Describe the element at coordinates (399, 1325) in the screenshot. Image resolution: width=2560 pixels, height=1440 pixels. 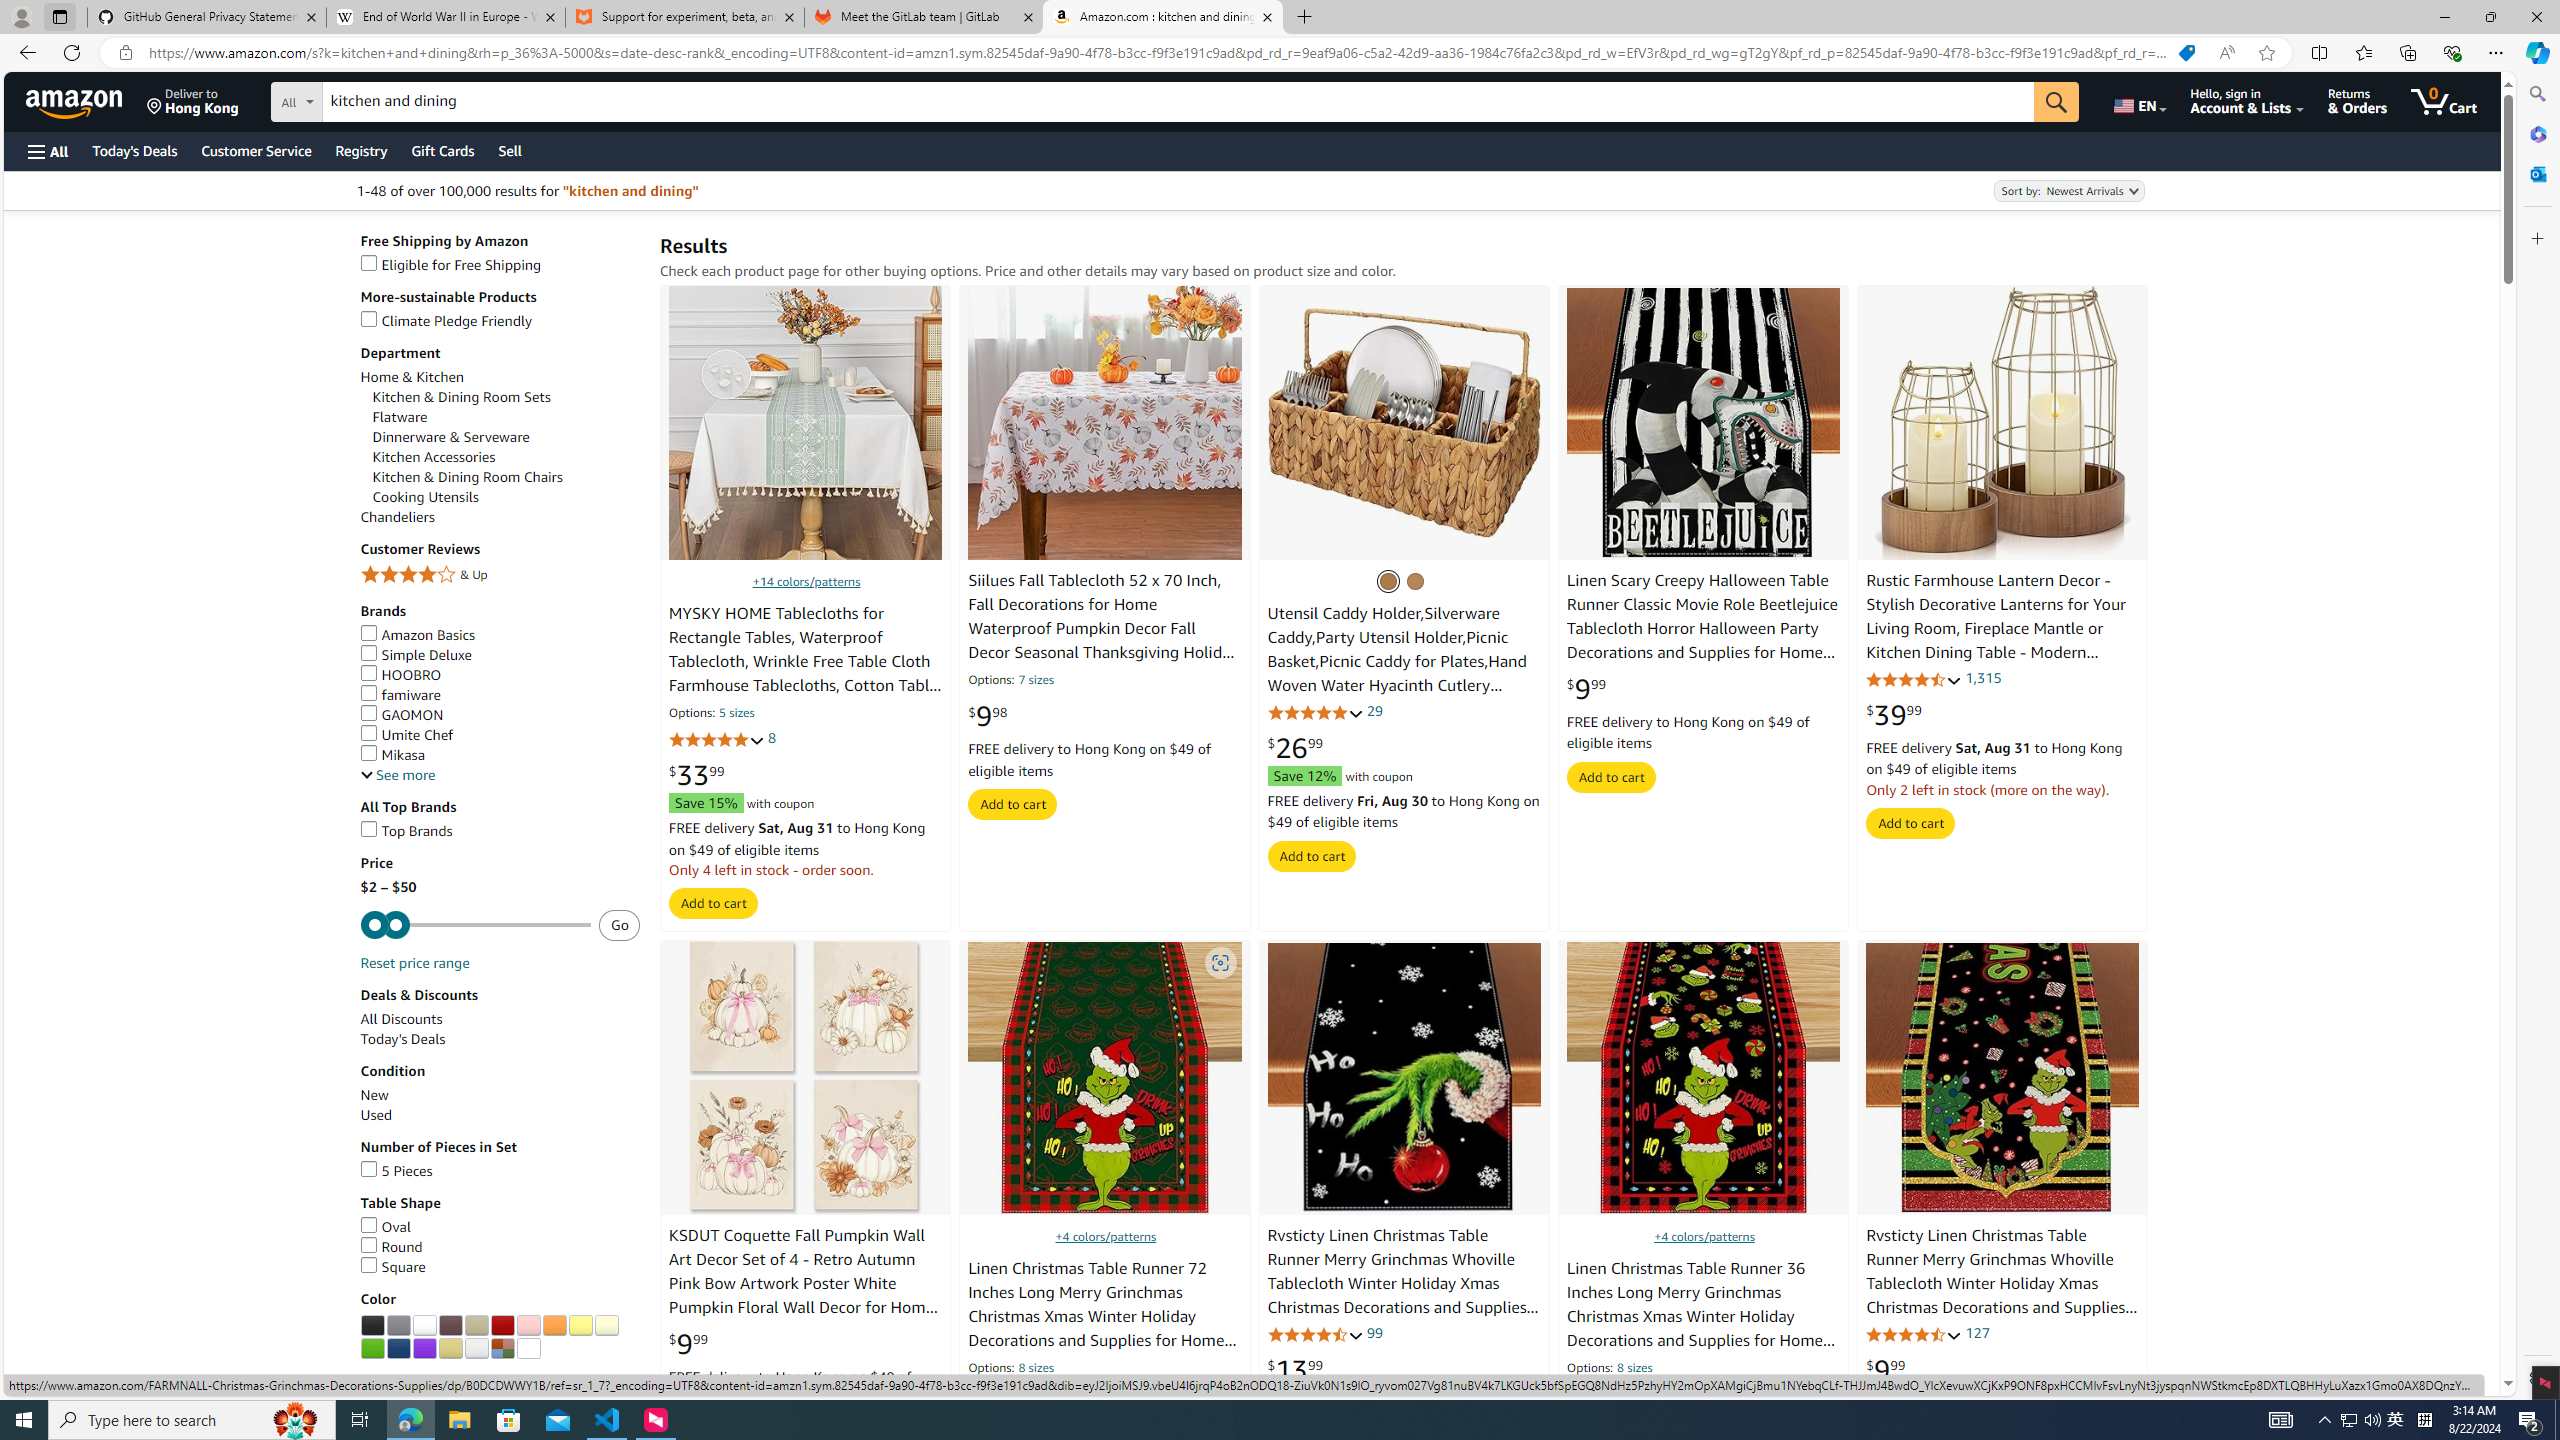
I see `'Grey'` at that location.